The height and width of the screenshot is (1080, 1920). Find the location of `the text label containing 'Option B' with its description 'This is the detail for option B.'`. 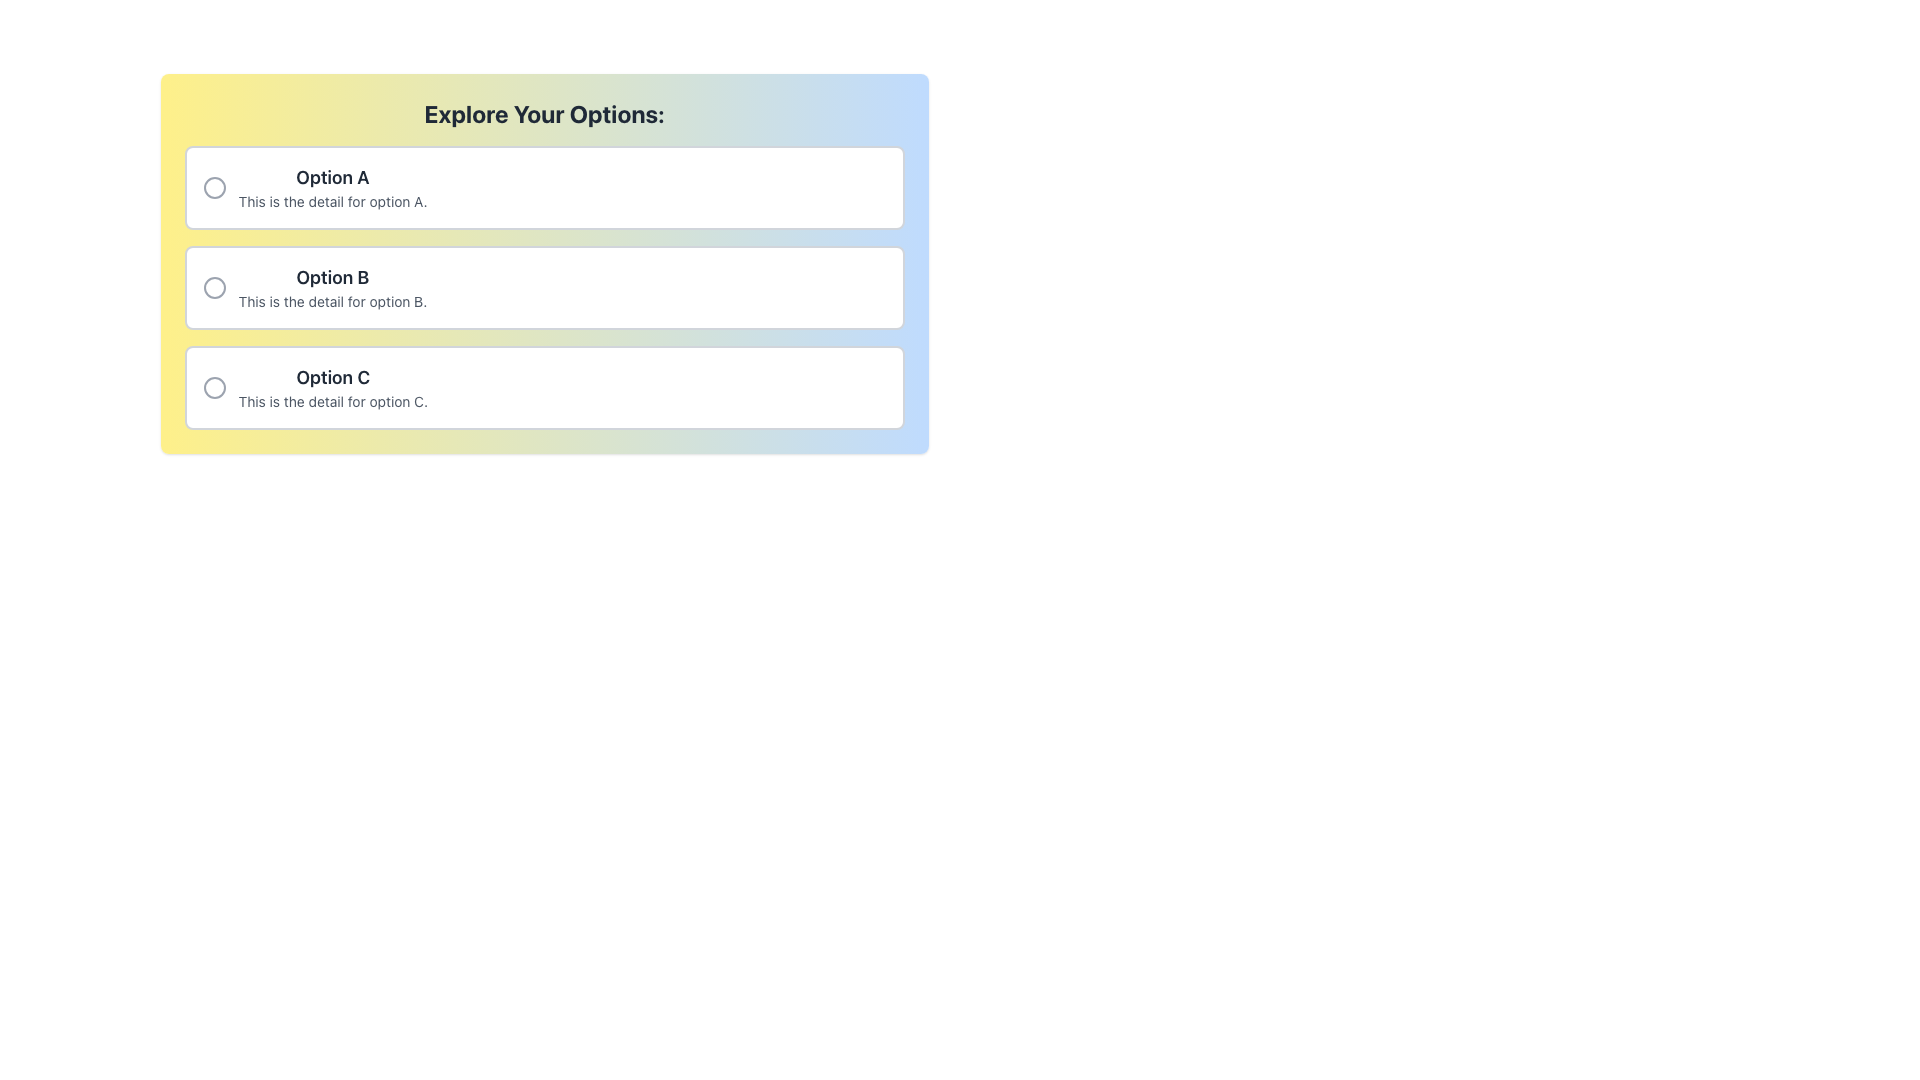

the text label containing 'Option B' with its description 'This is the detail for option B.' is located at coordinates (332, 288).